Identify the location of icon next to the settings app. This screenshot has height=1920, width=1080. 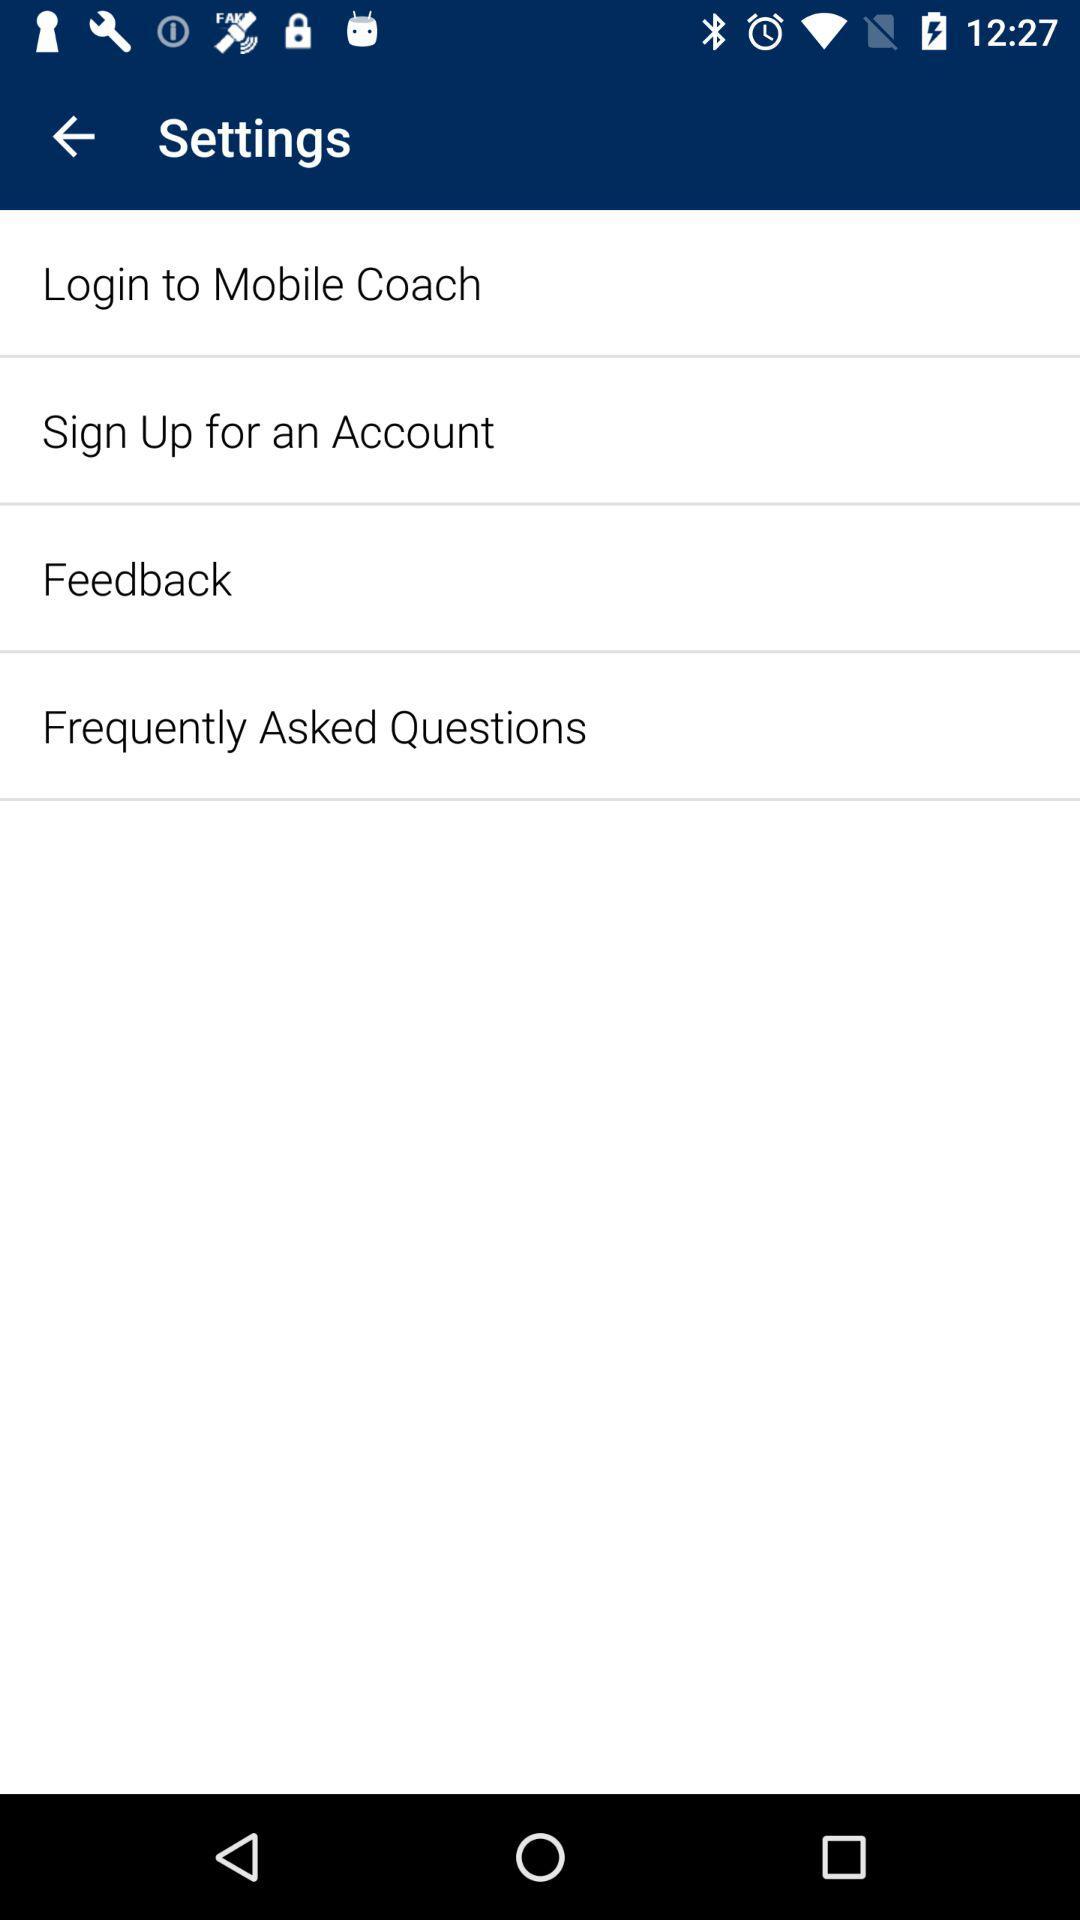
(72, 135).